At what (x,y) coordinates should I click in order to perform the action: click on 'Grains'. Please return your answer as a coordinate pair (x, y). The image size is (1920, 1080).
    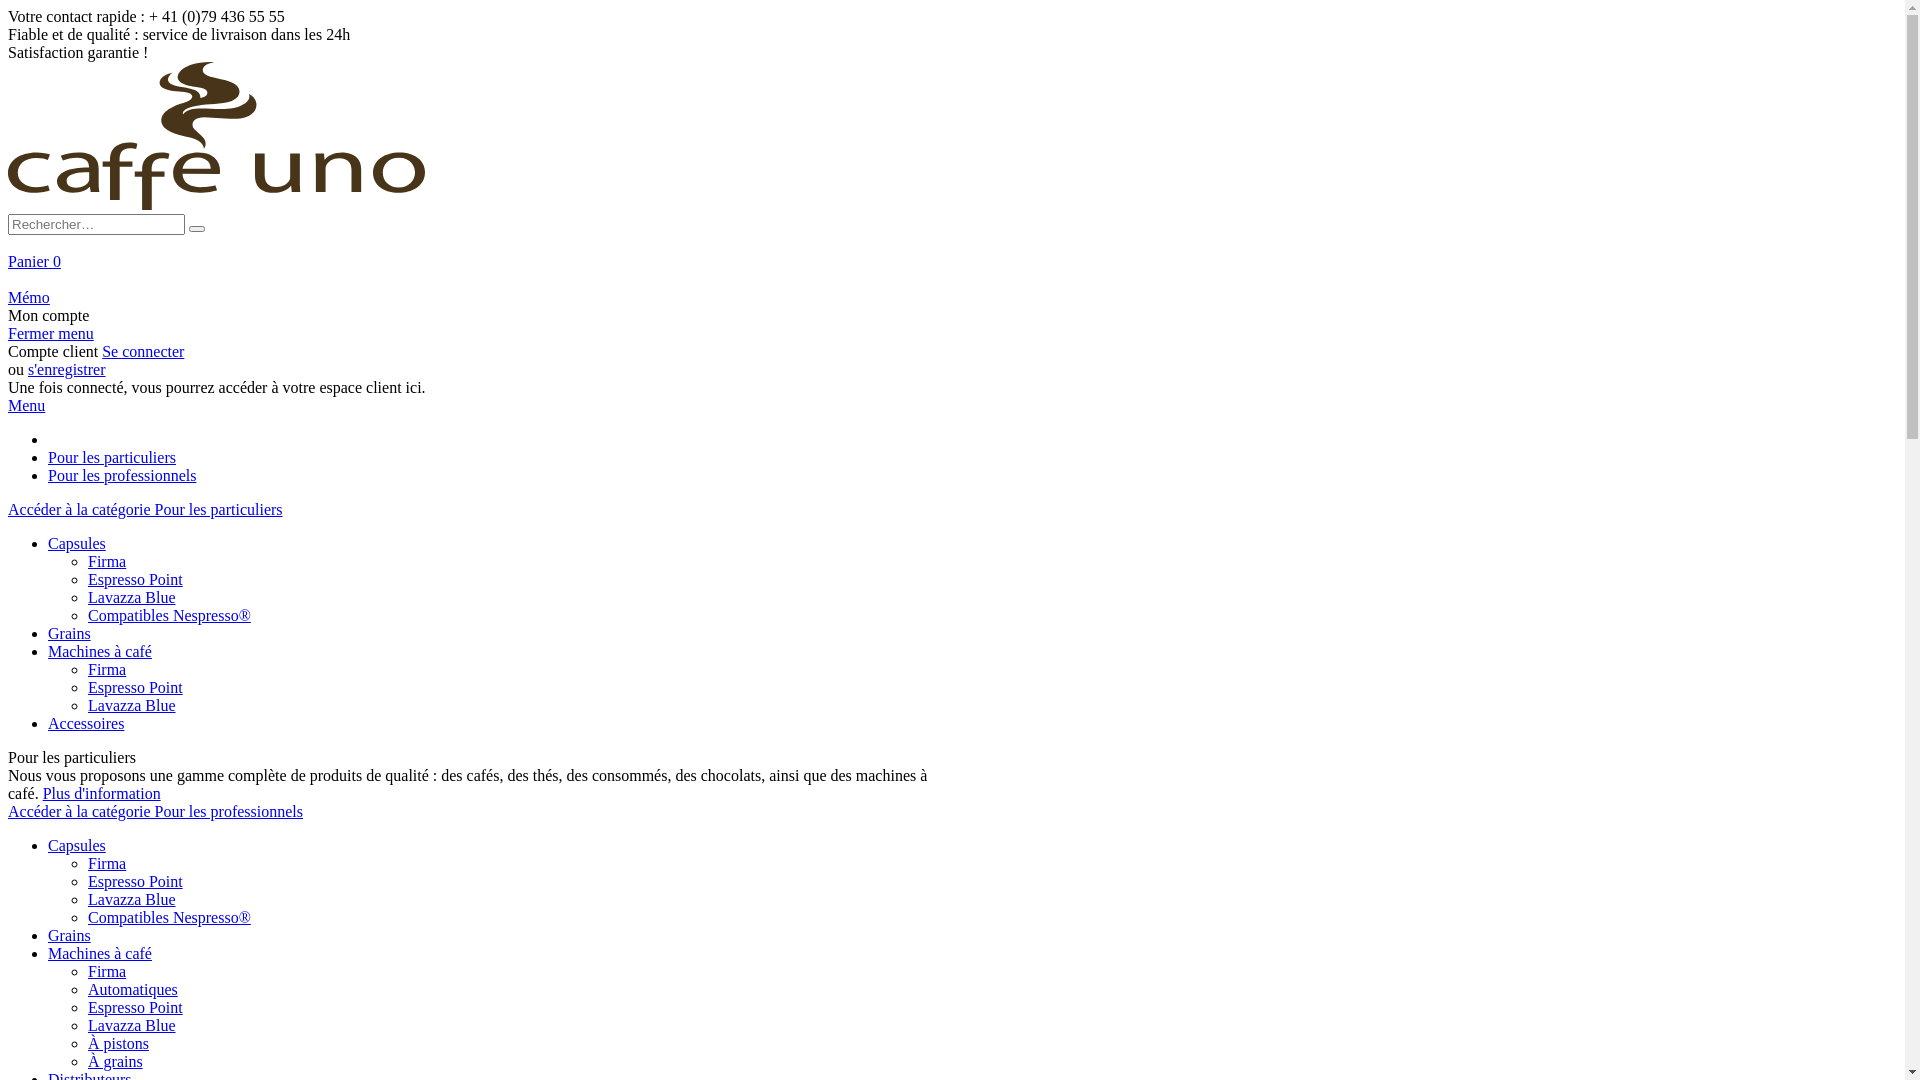
    Looking at the image, I should click on (69, 934).